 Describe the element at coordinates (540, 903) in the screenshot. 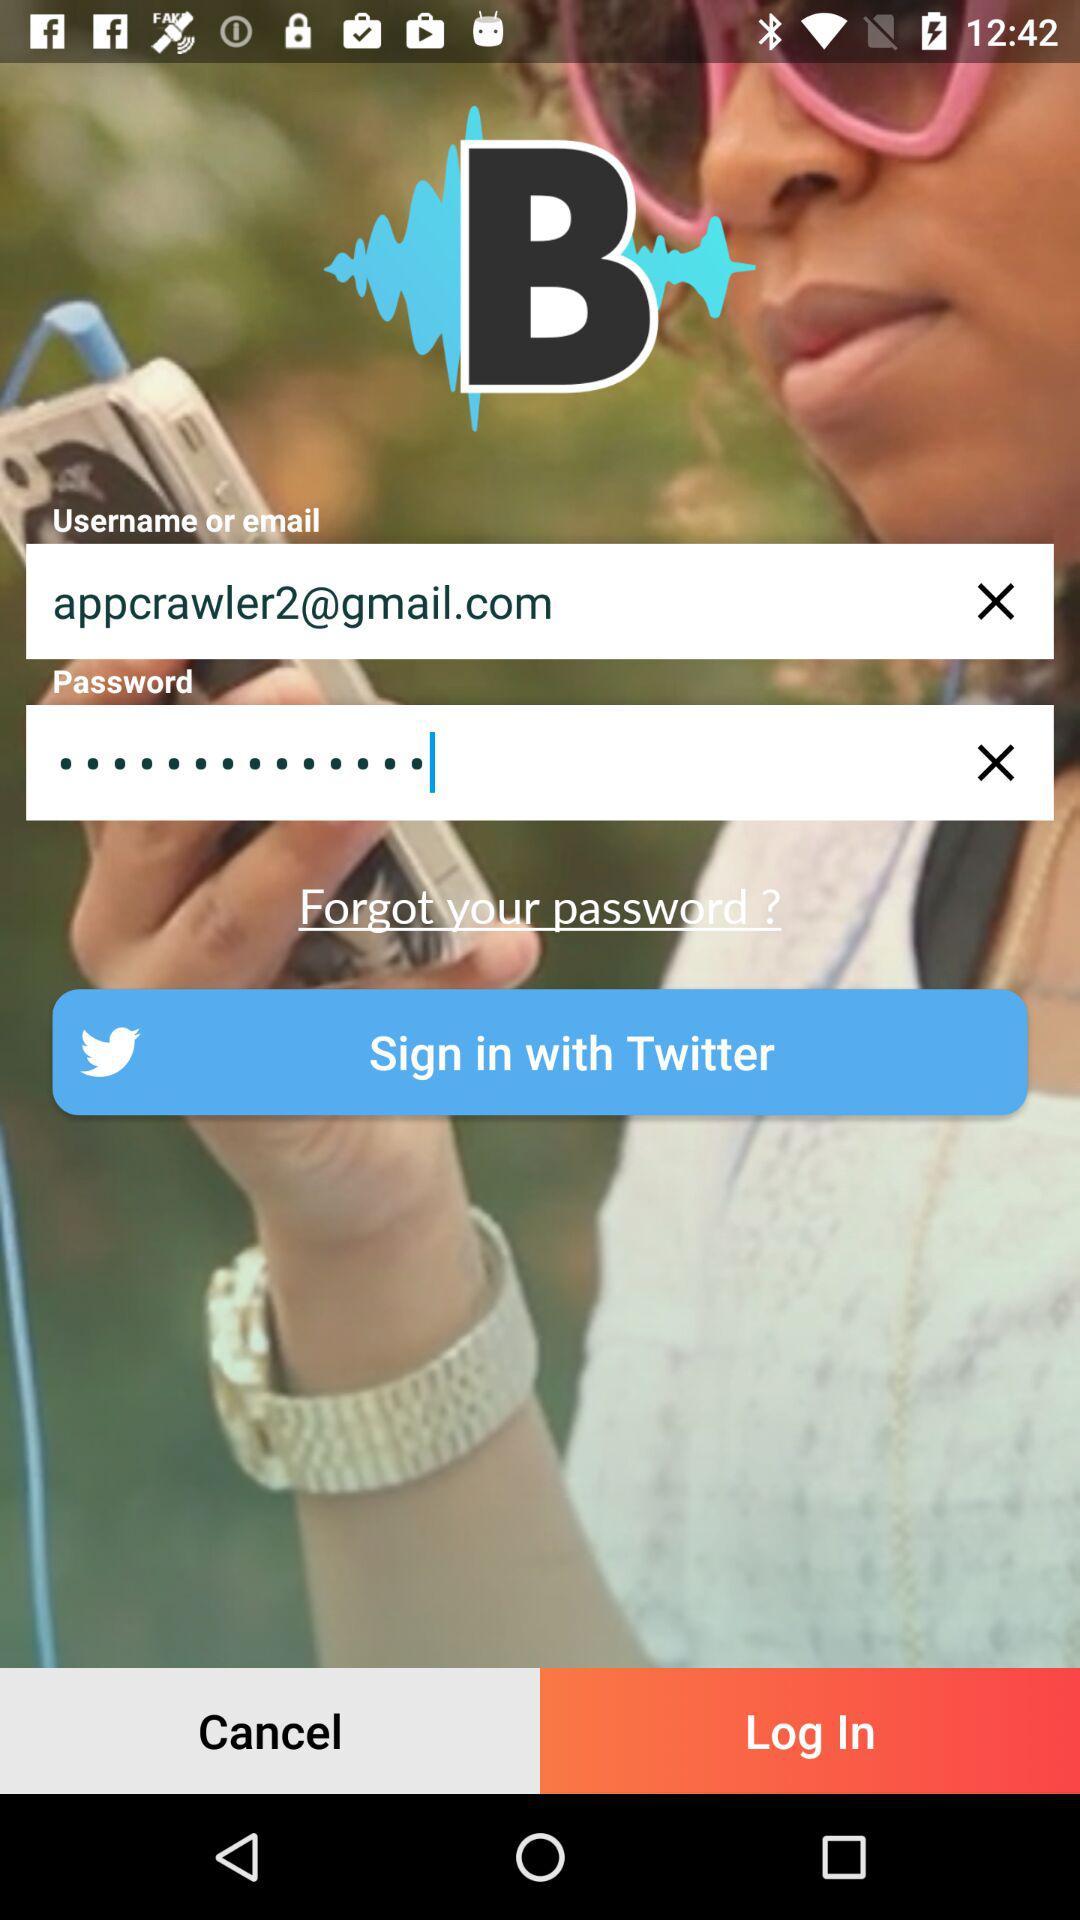

I see `the forgot your password ?` at that location.